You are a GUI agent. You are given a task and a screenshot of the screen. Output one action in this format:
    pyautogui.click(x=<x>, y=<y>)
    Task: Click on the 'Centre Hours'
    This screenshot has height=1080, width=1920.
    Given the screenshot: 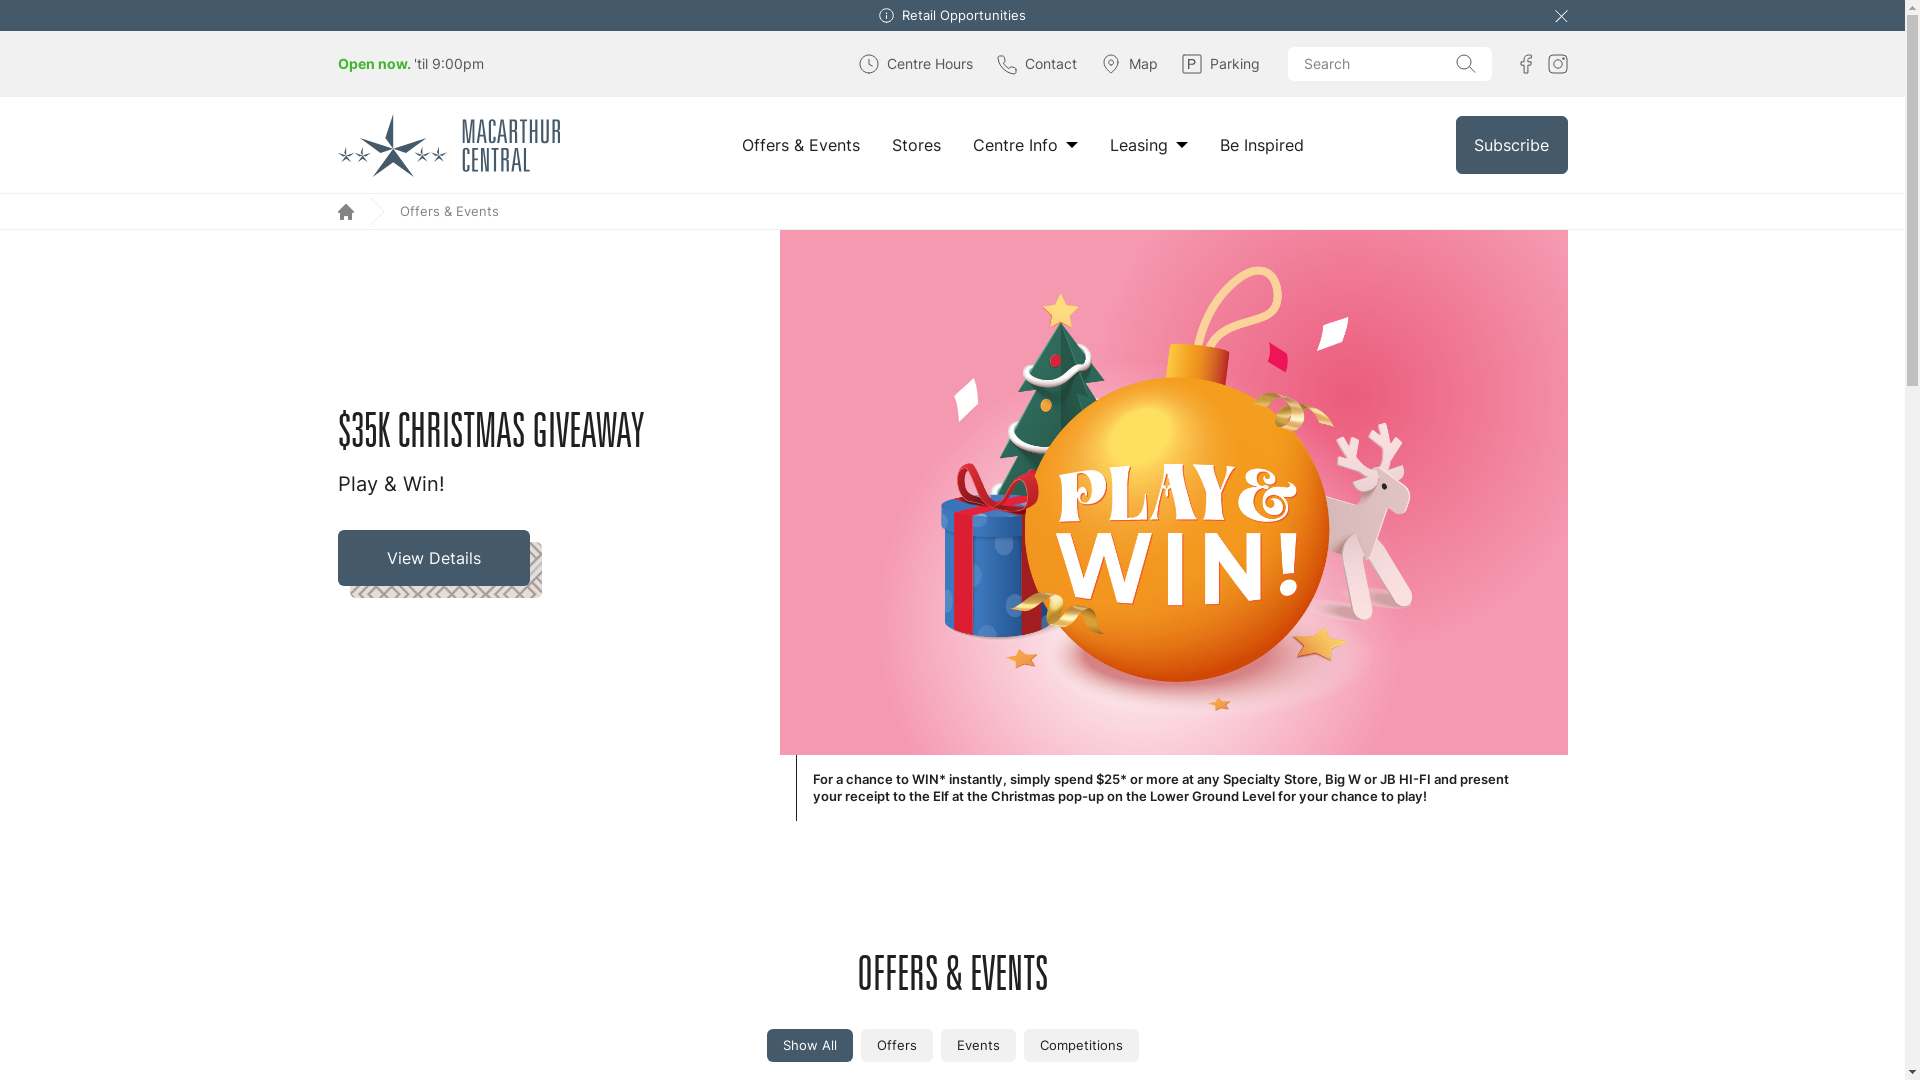 What is the action you would take?
    pyautogui.click(x=858, y=63)
    